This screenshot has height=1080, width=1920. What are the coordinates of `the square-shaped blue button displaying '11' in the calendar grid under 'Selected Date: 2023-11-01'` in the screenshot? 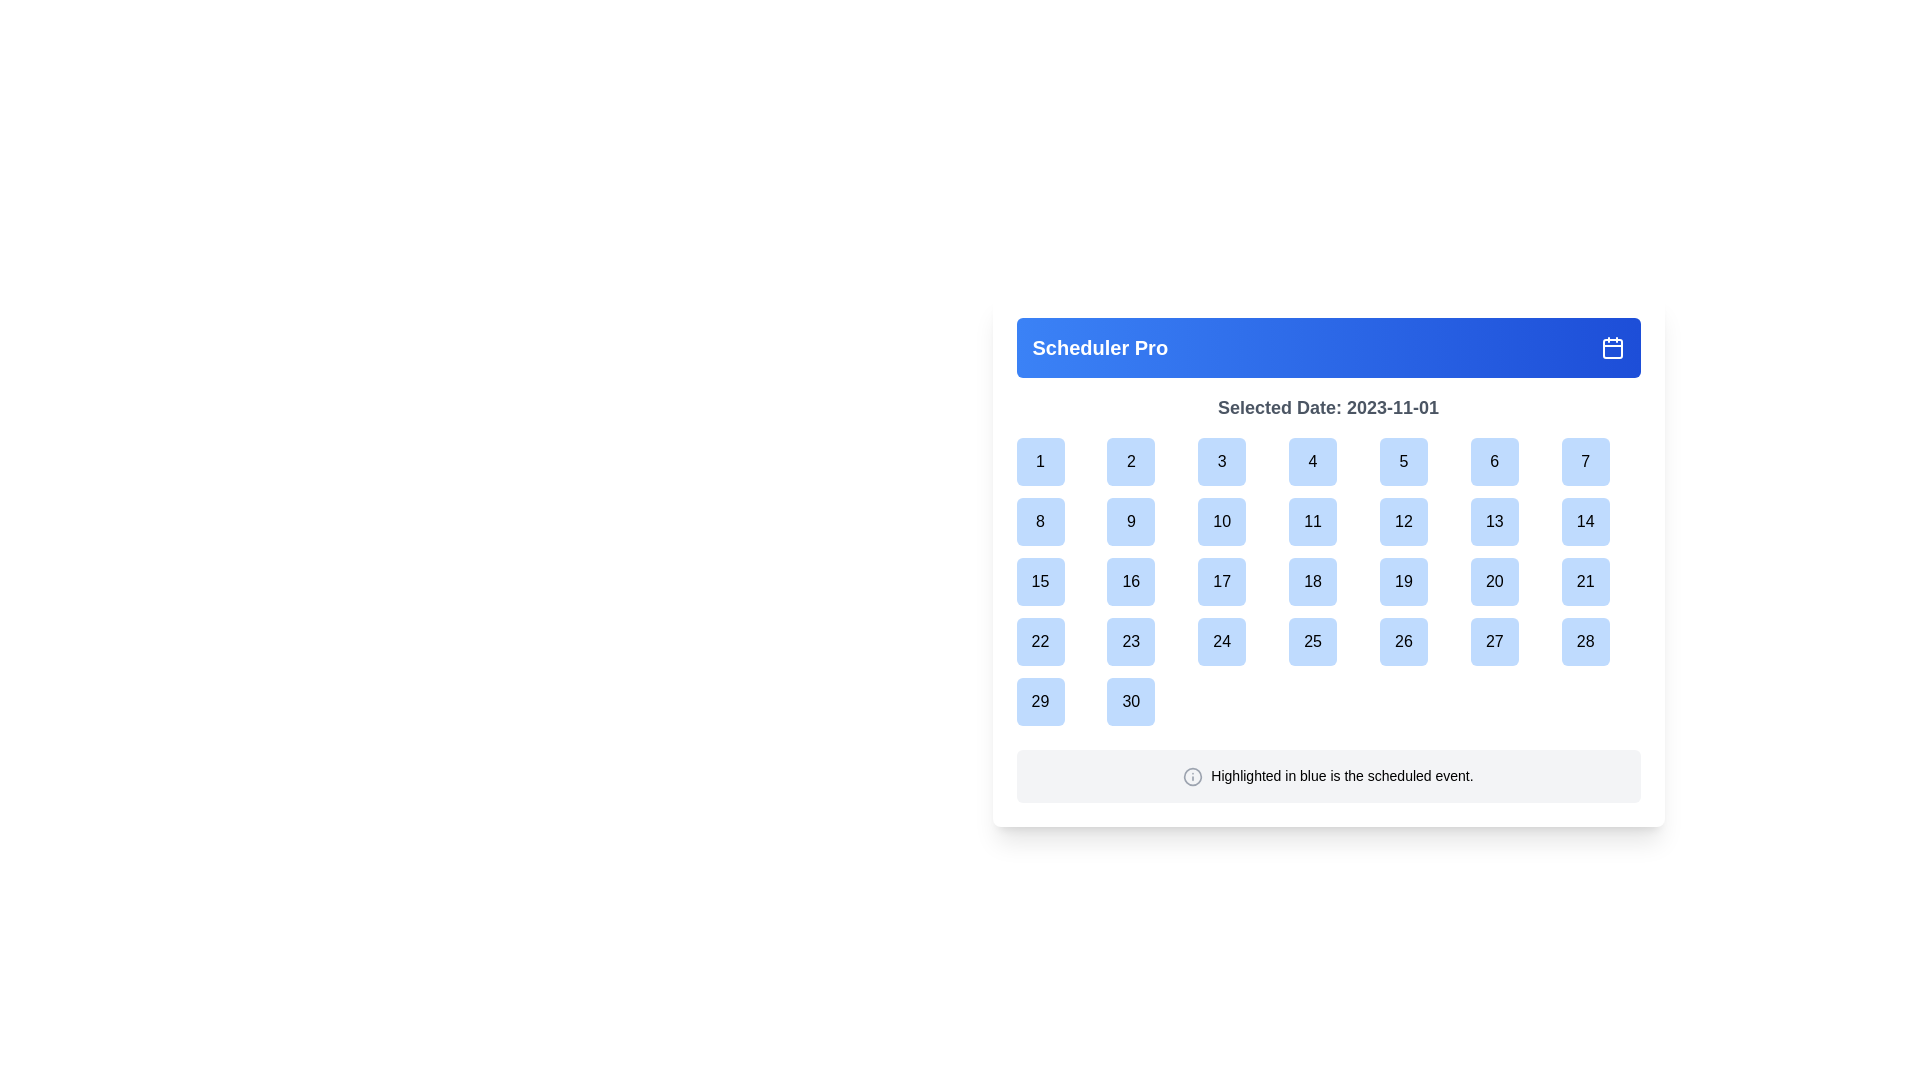 It's located at (1313, 520).